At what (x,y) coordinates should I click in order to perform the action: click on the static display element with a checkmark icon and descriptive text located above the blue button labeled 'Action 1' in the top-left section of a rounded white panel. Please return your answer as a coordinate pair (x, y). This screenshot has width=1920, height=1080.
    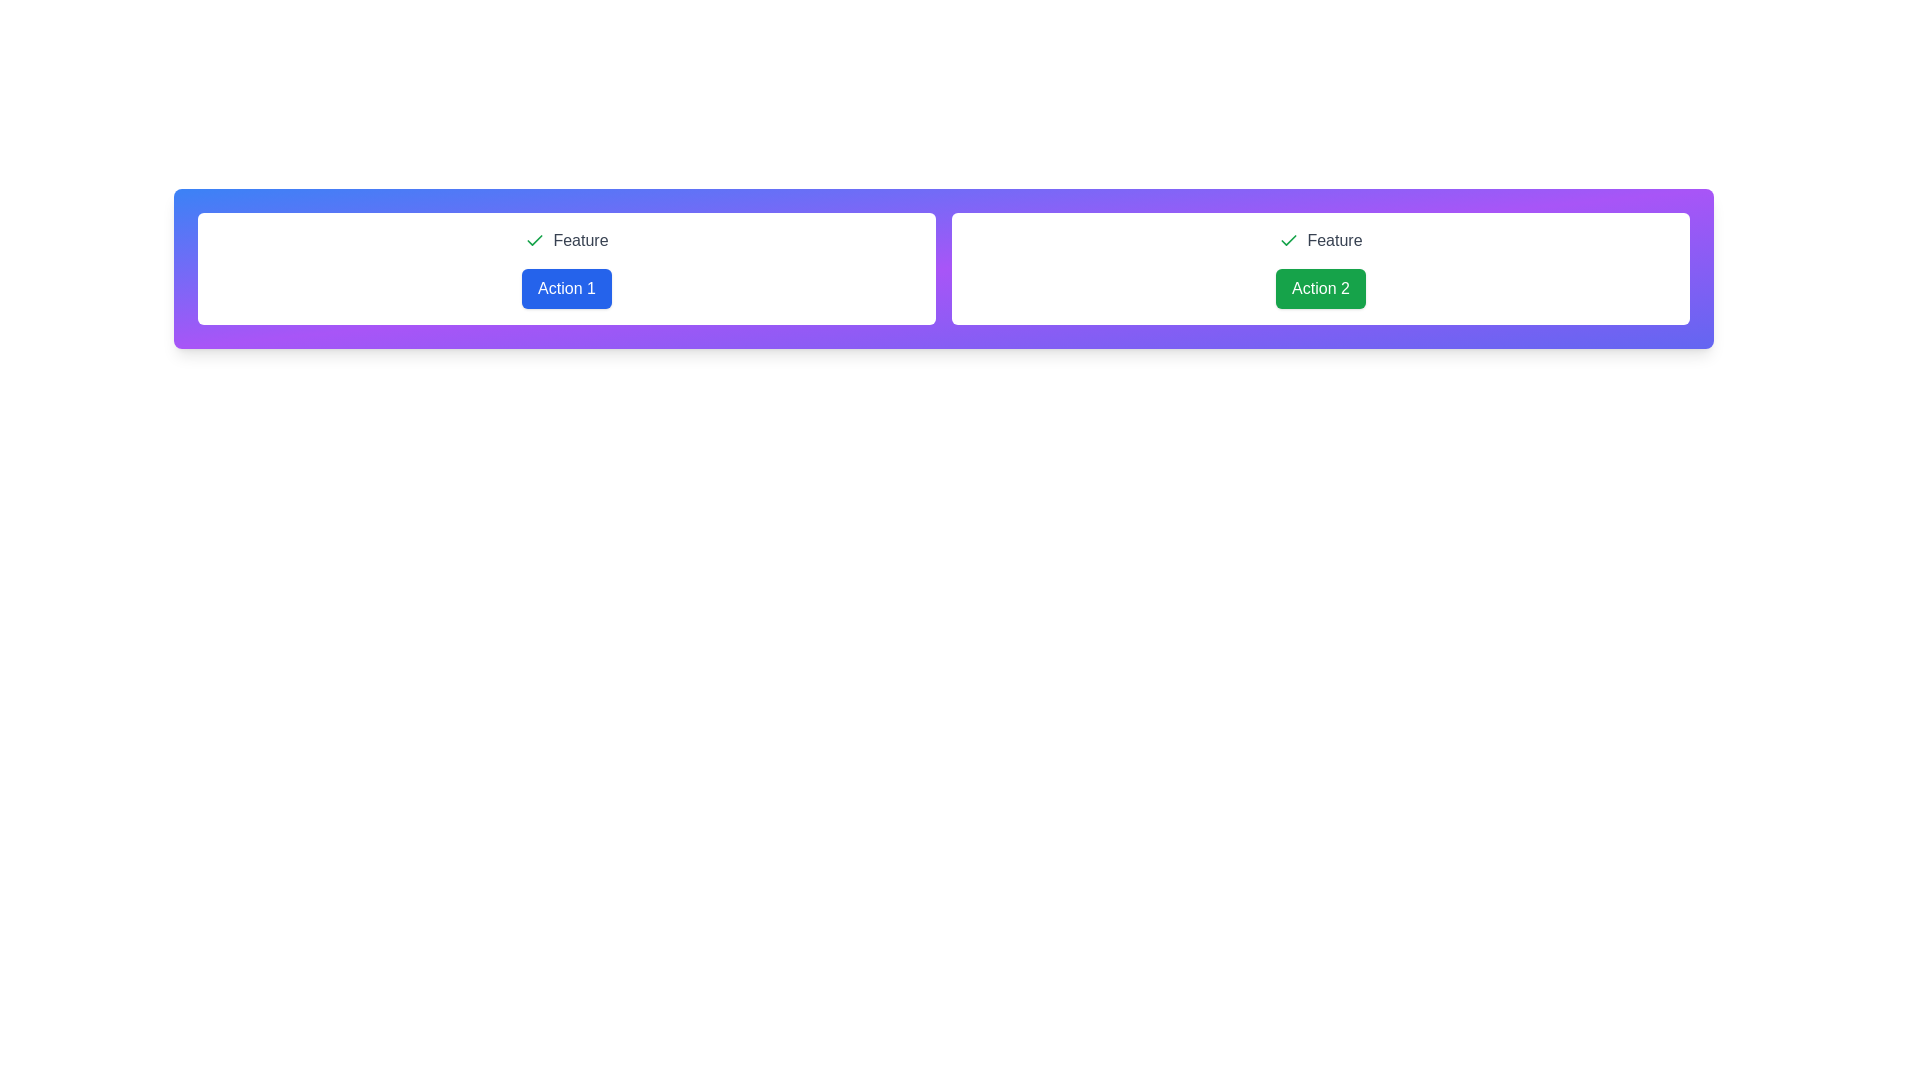
    Looking at the image, I should click on (565, 239).